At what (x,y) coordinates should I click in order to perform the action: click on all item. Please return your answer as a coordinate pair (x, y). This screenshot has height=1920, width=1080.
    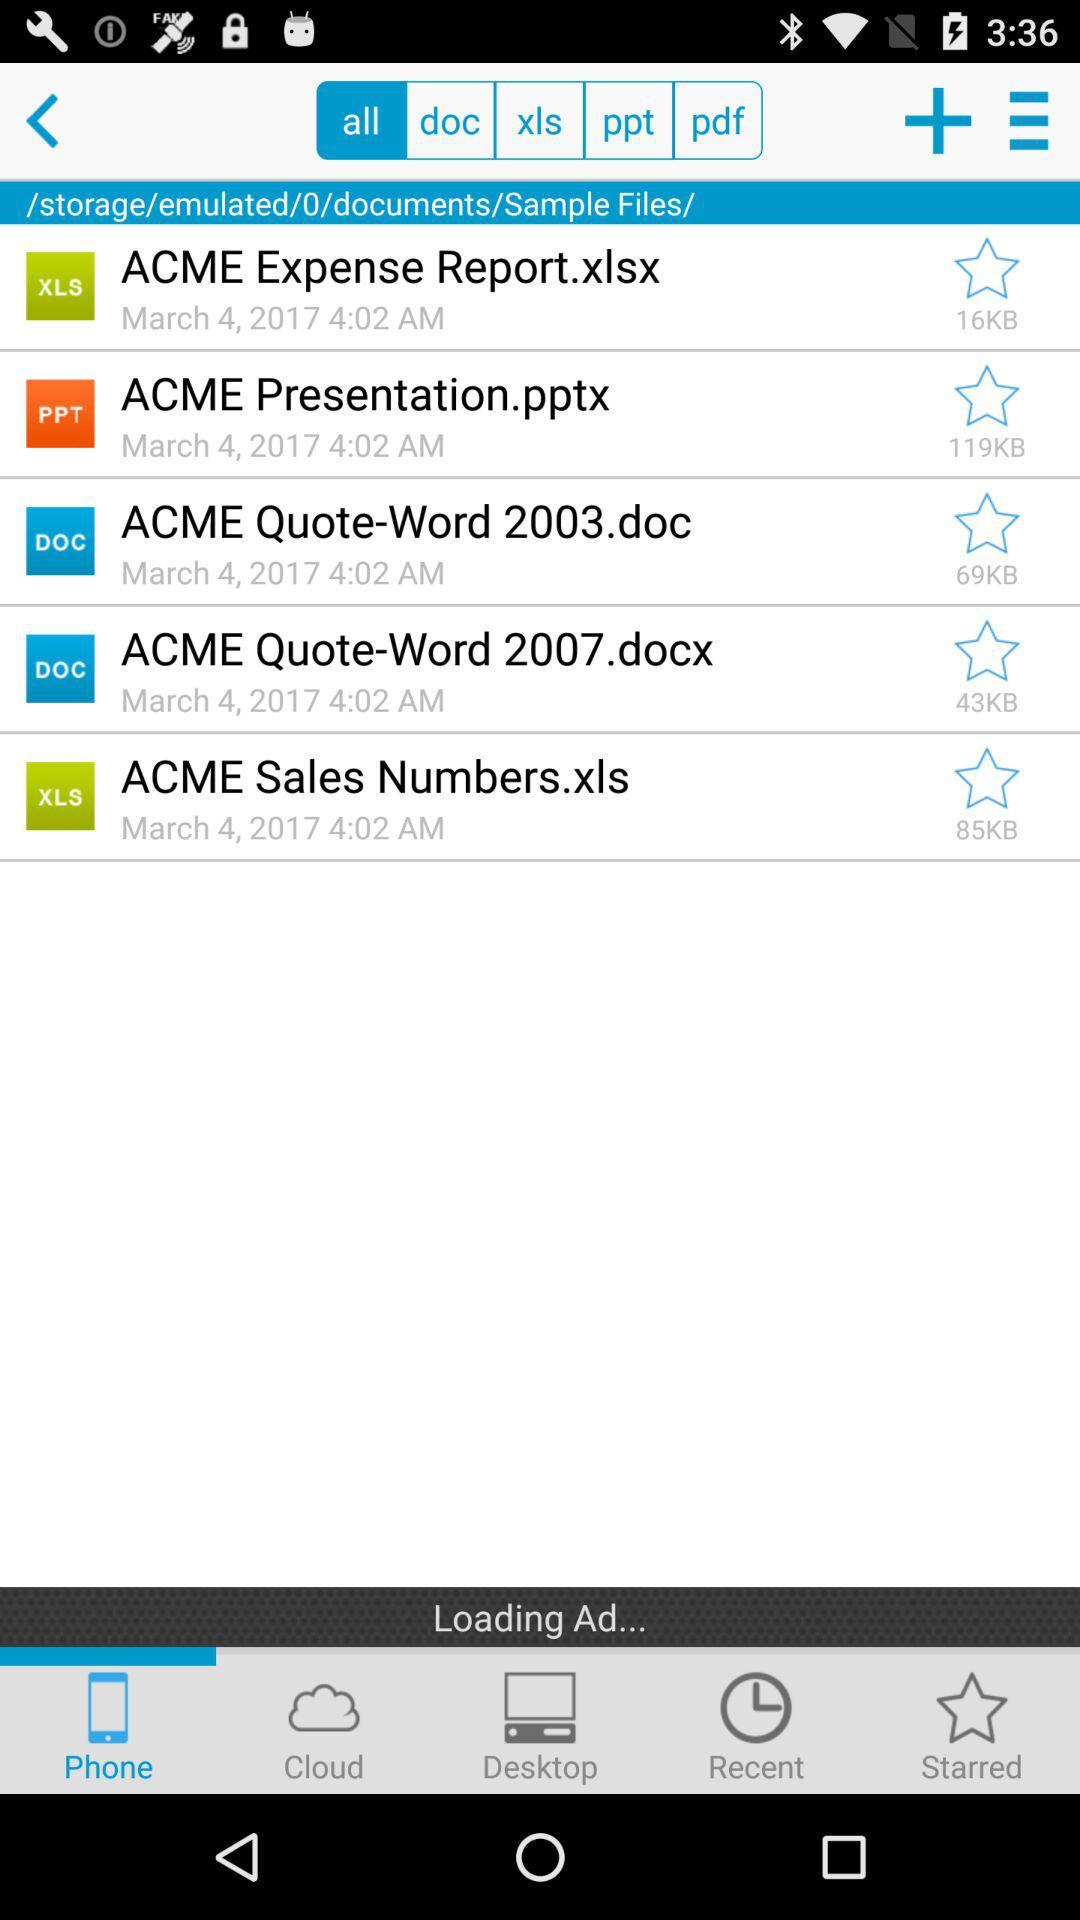
    Looking at the image, I should click on (361, 119).